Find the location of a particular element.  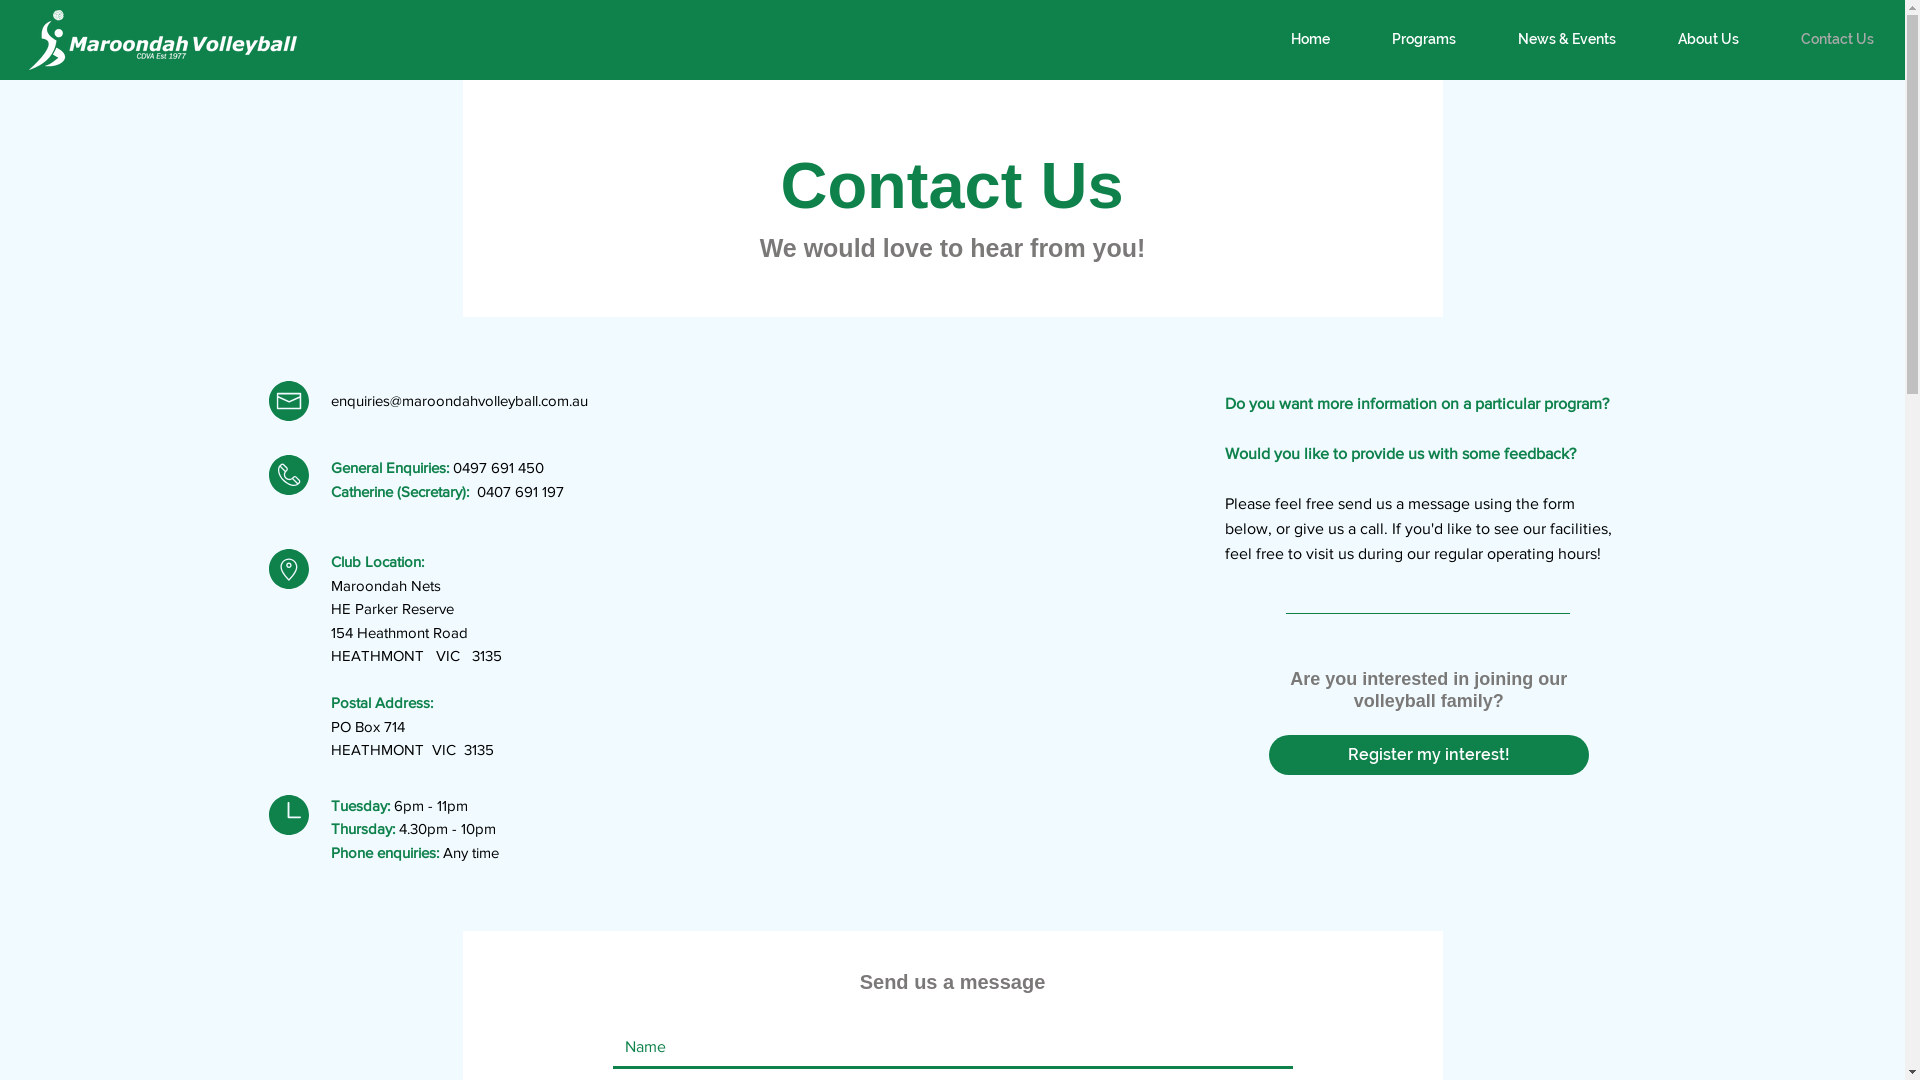

'enquiries@maroondahvolleyball.com.au' is located at coordinates (331, 400).